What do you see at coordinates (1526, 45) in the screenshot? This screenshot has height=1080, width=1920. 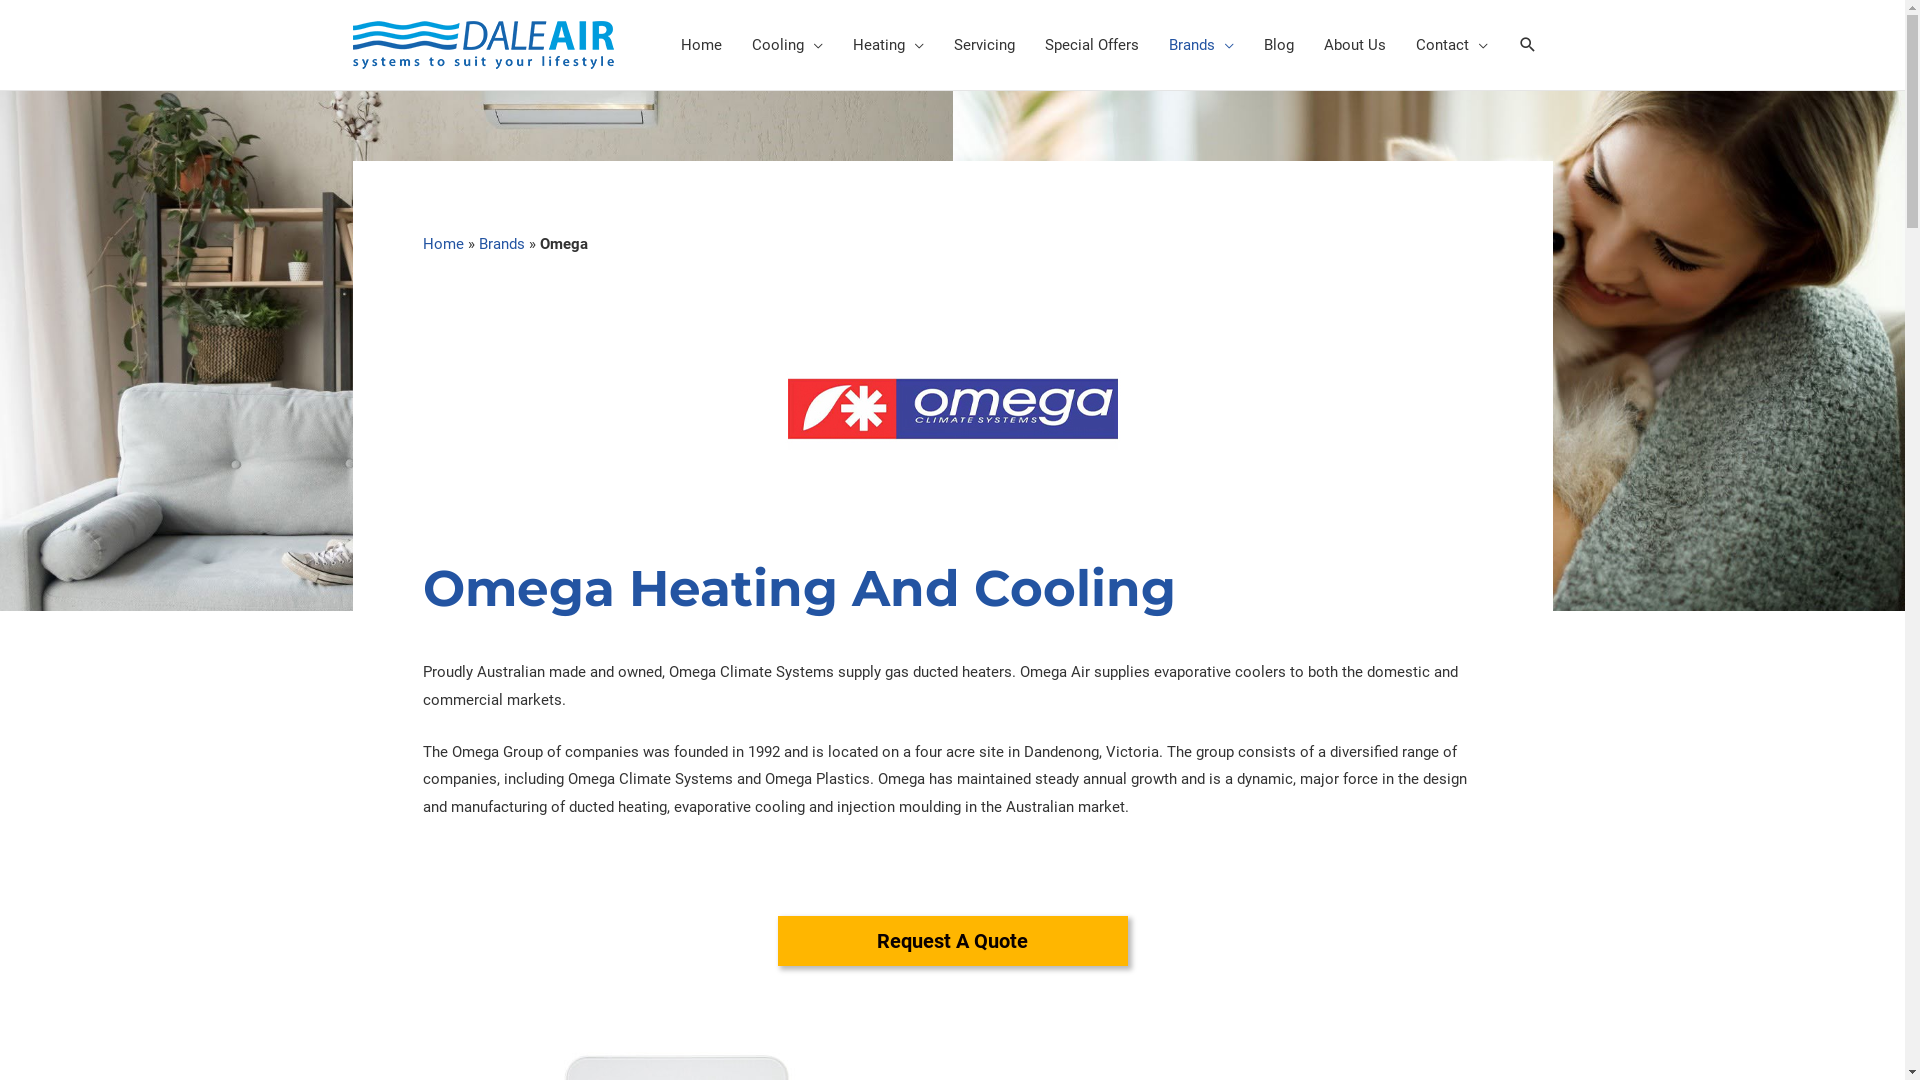 I see `'Search'` at bounding box center [1526, 45].